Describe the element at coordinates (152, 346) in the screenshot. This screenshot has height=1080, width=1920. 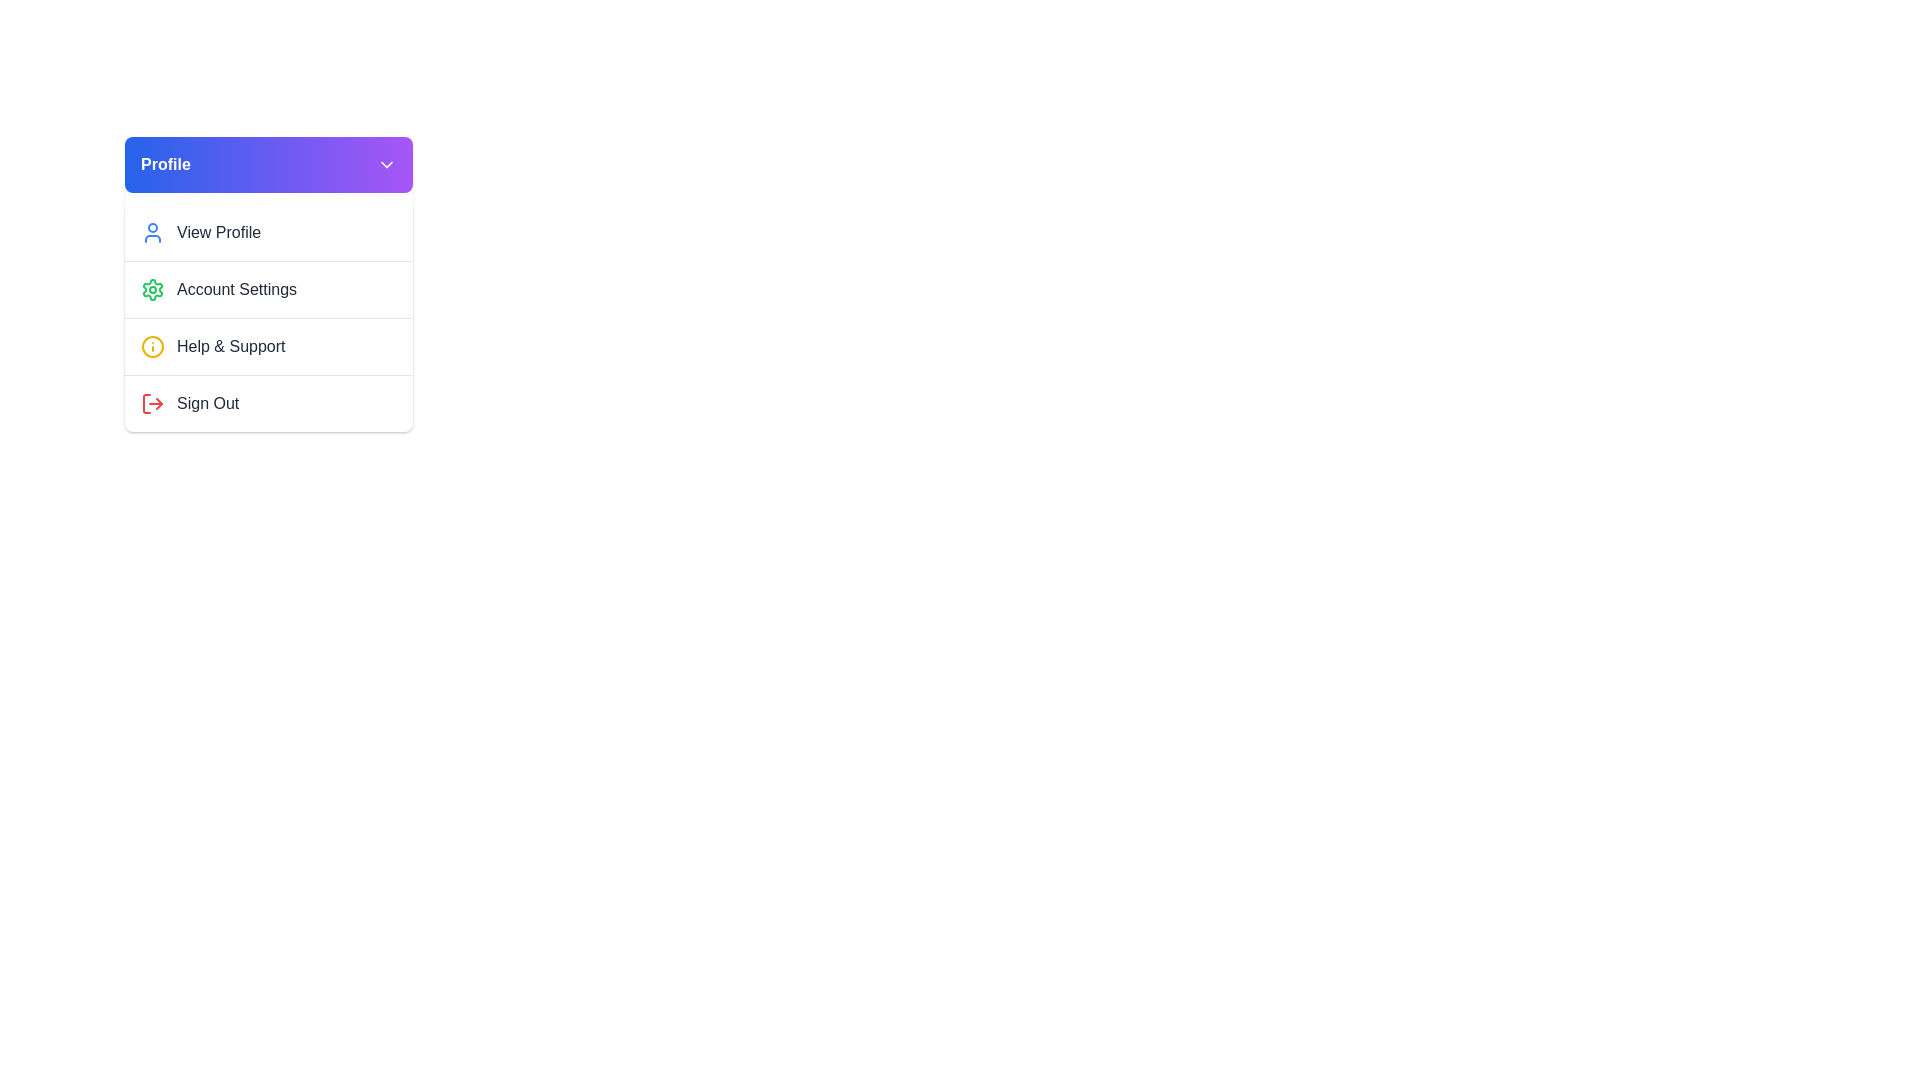
I see `the Help & Support icon located on the left side of the 'Help & Support' menu item, which is the third element in the vertical stack under the 'Profile' section` at that location.